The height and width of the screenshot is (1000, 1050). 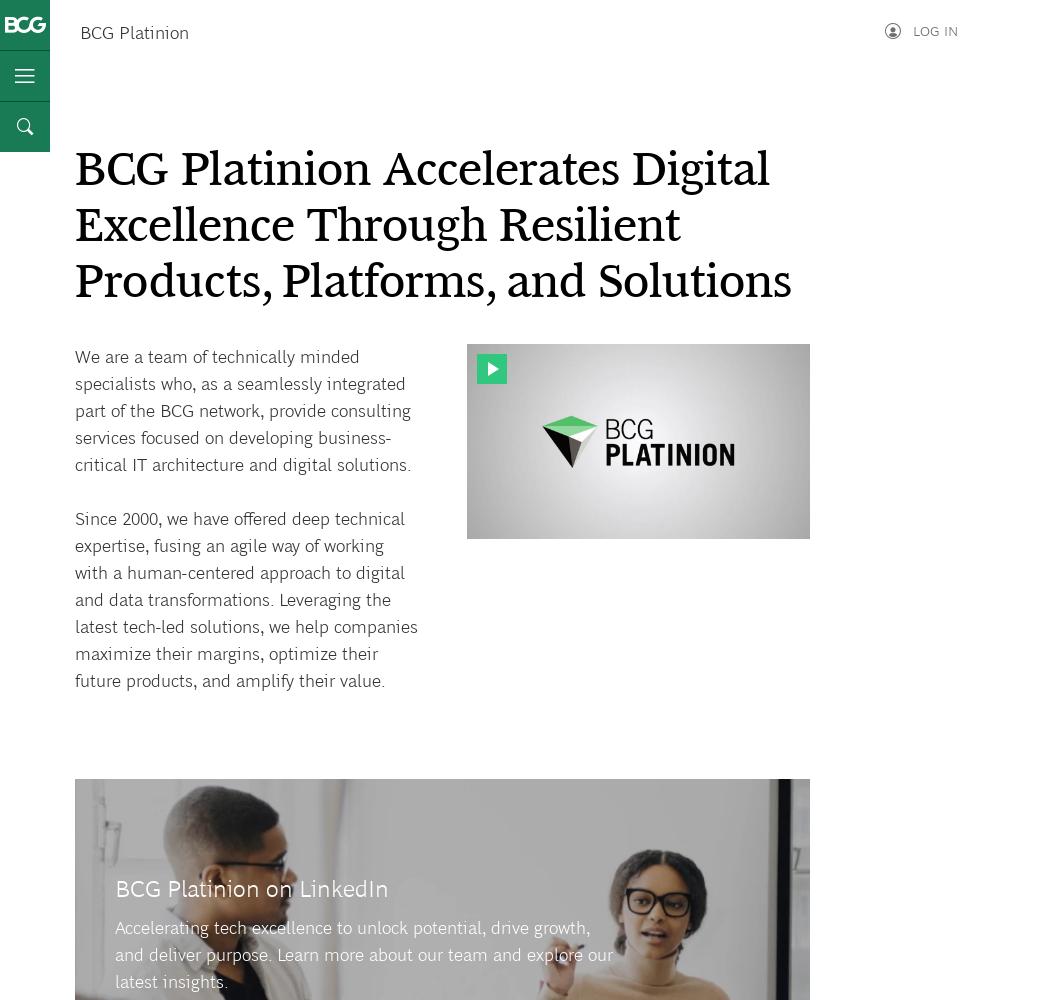 I want to click on 'Accelerating tech excellence to unlock potential, drive growth, and deliver purpose. Learn more about our team and explore our latest insights.', so click(x=113, y=953).